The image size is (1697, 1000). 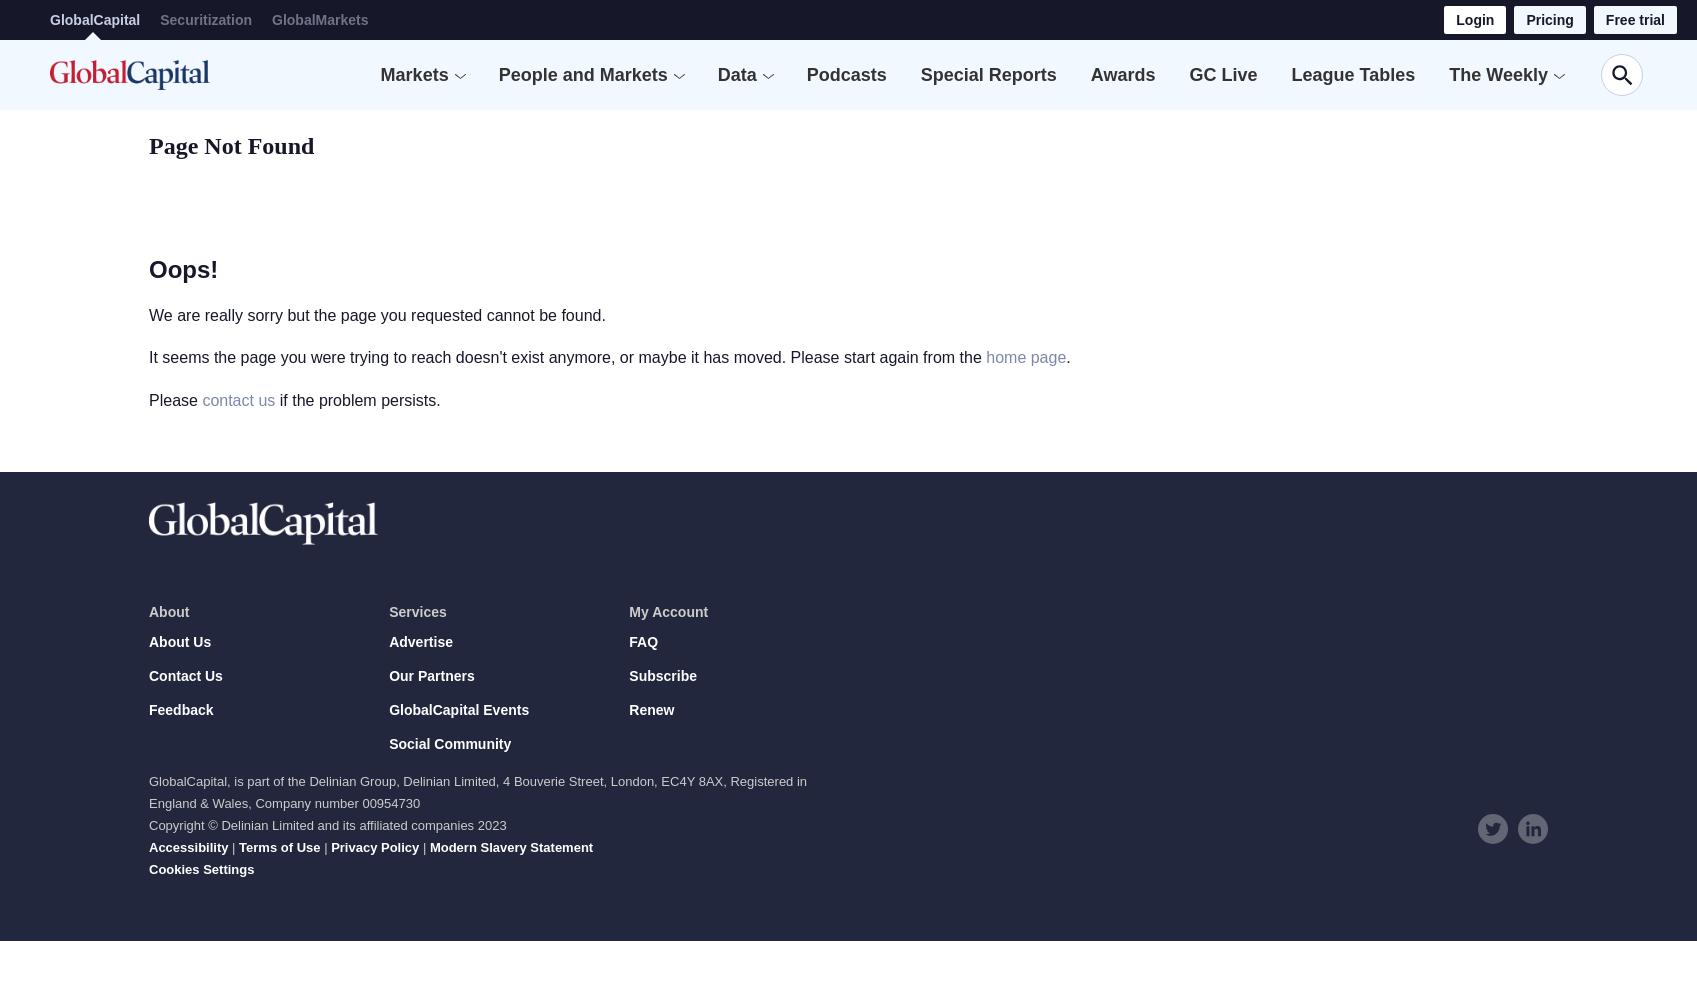 I want to click on 'Login', so click(x=1456, y=20).